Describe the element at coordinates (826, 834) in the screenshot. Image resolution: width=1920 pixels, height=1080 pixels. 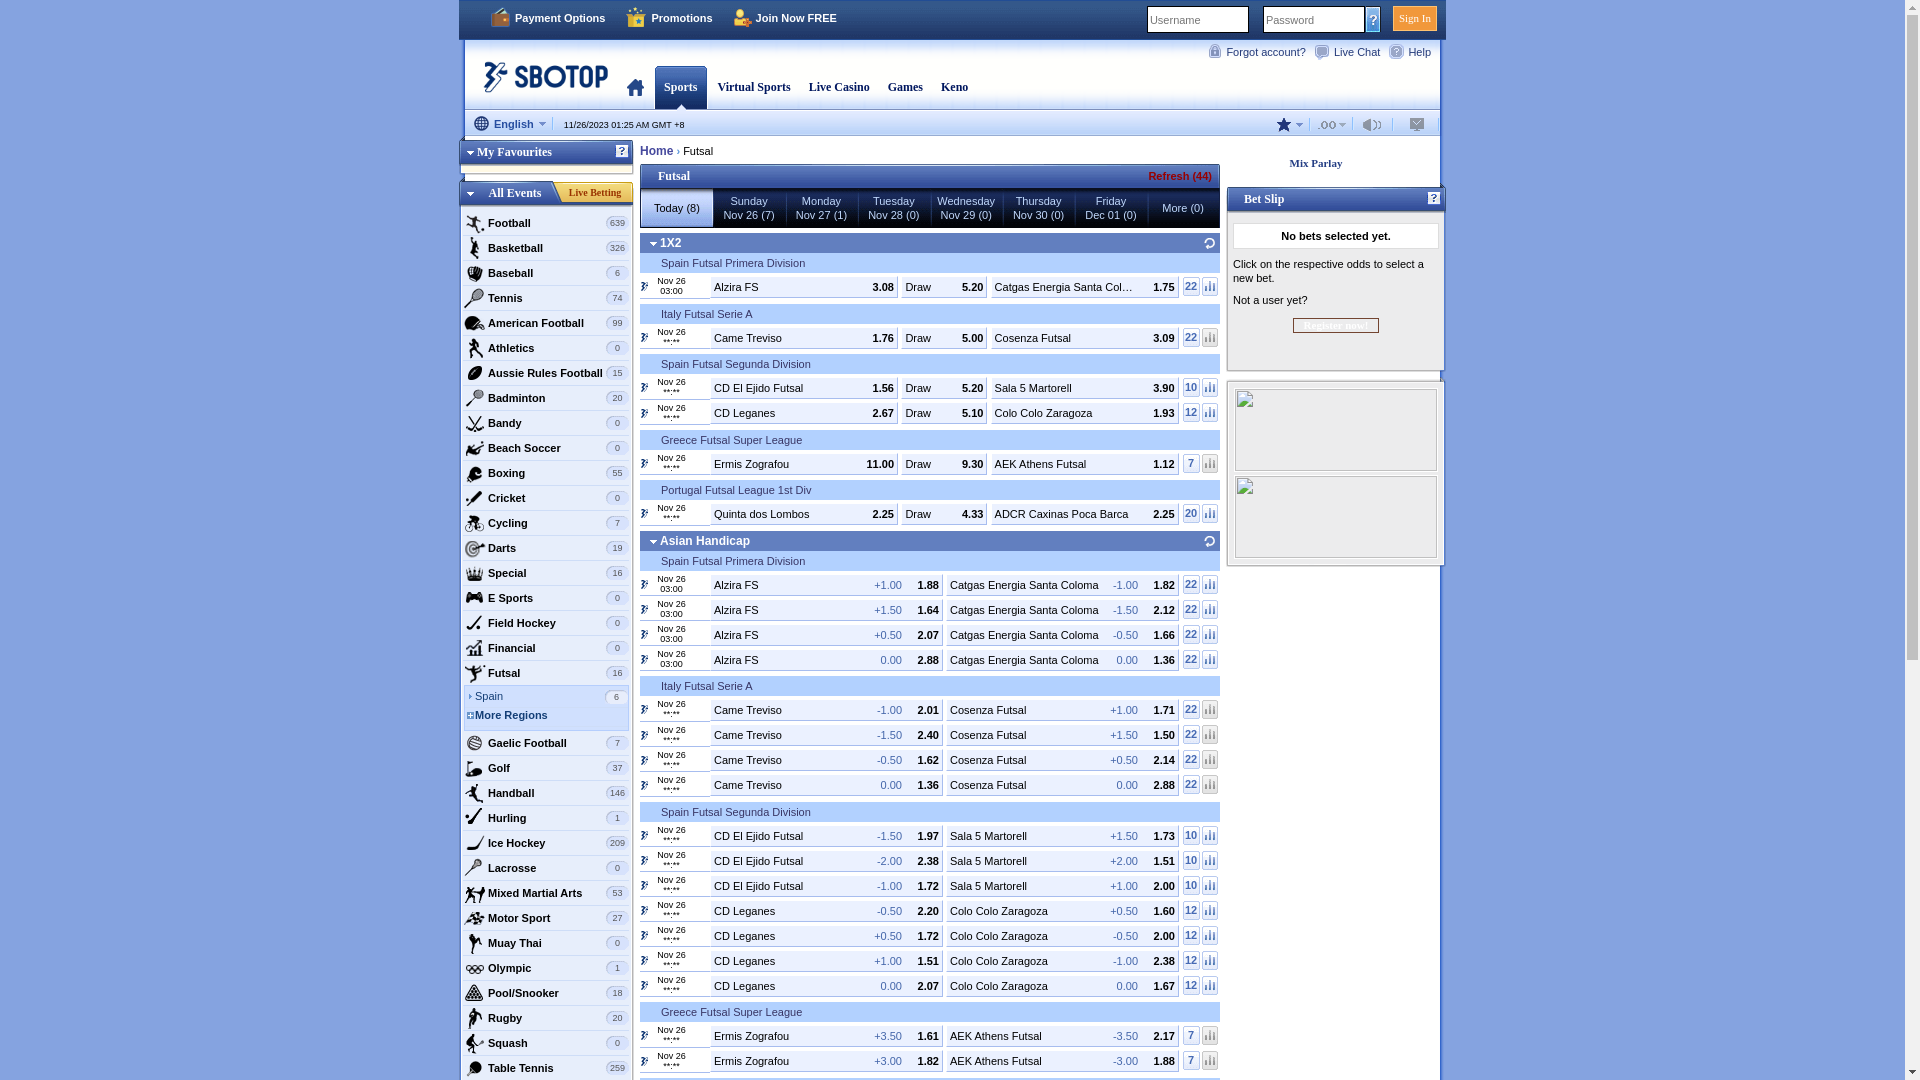
I see `'1.97` at that location.